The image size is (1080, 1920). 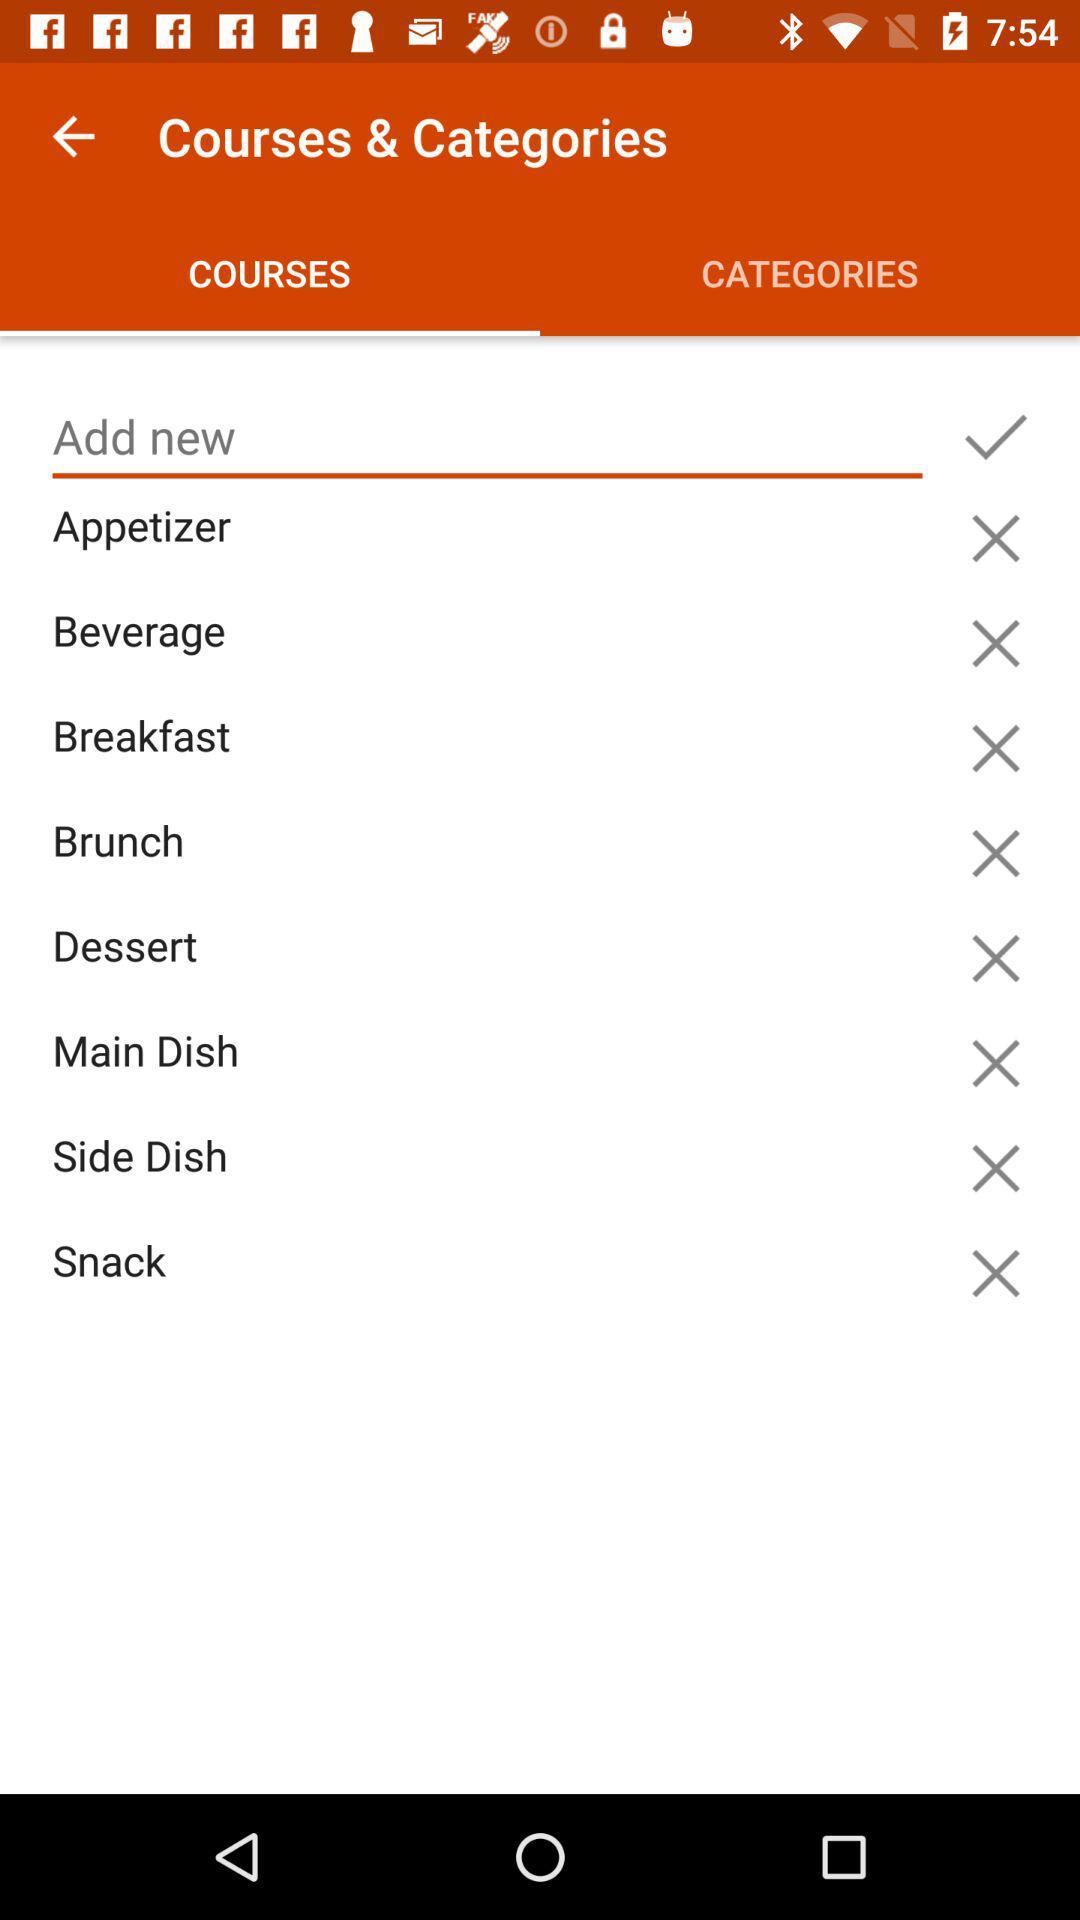 I want to click on the item above dessert, so click(x=492, y=864).